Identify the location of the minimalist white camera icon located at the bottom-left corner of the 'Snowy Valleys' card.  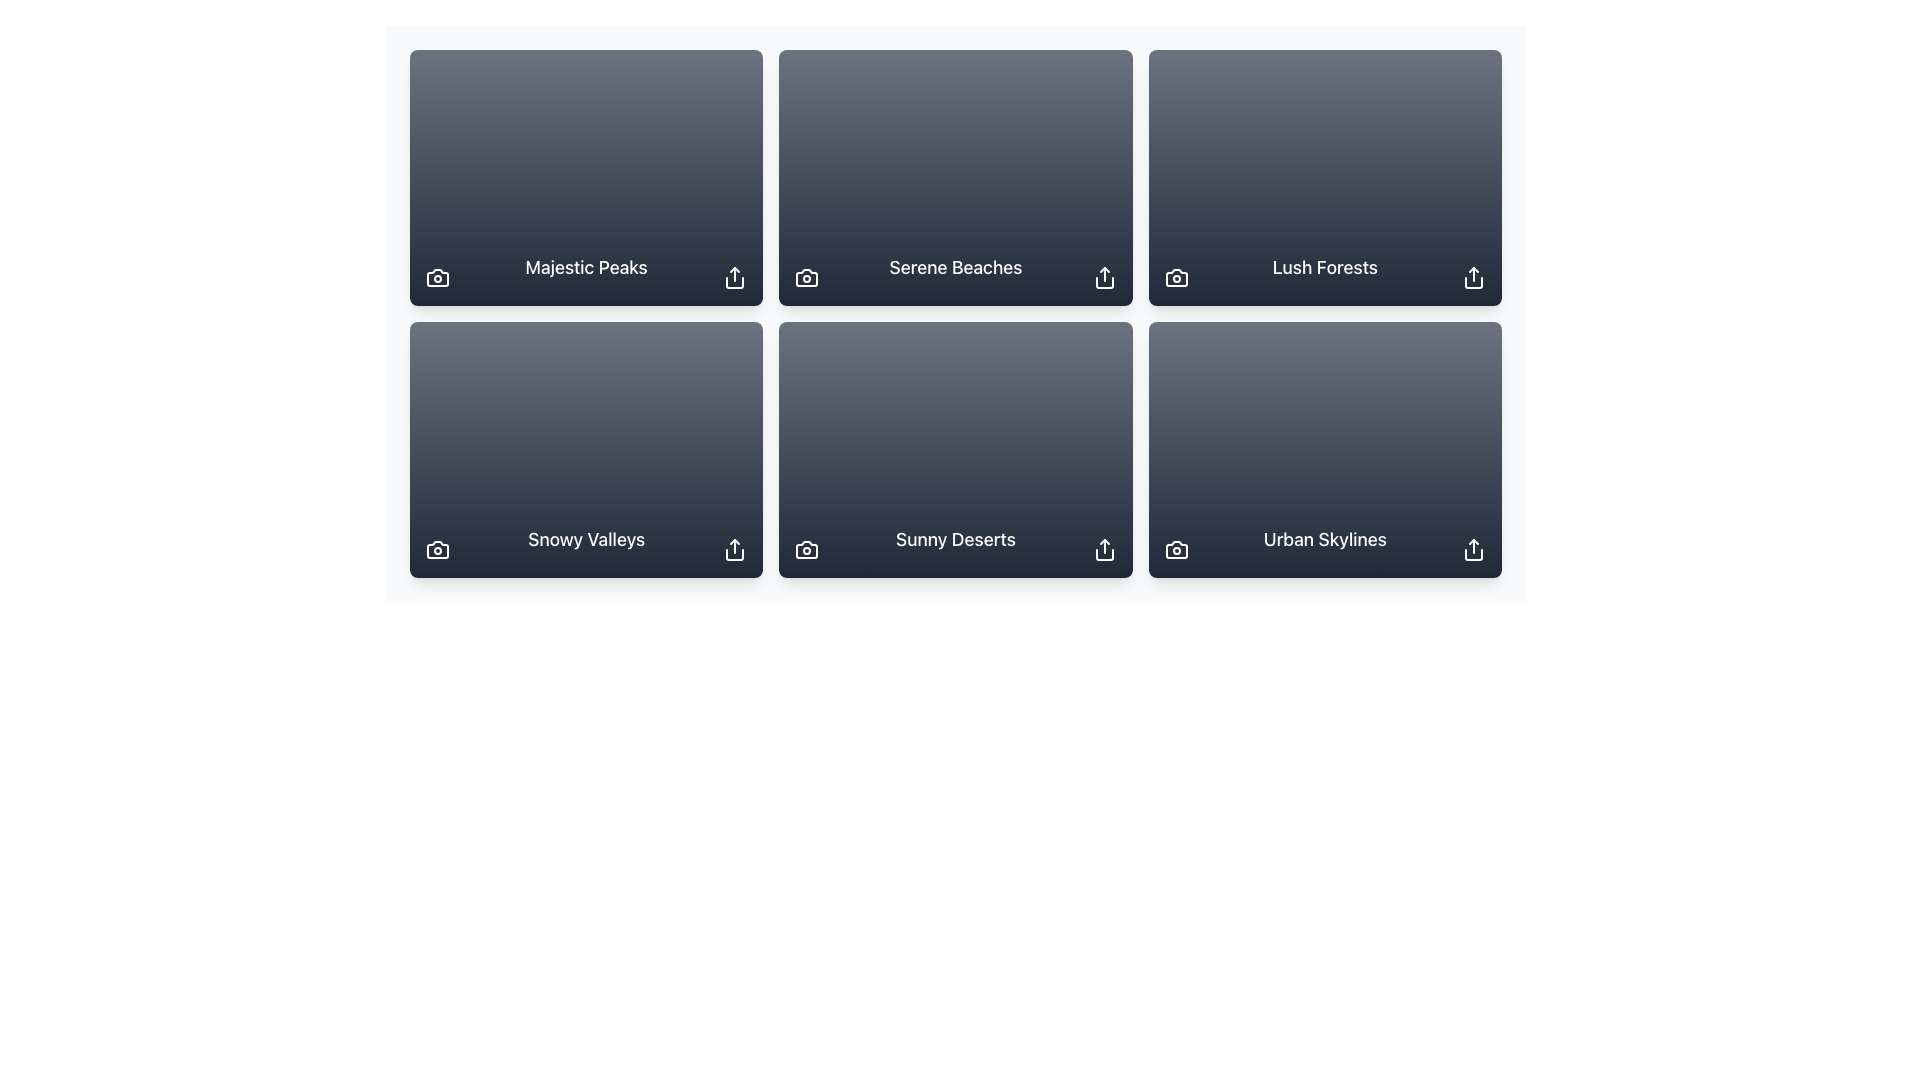
(436, 550).